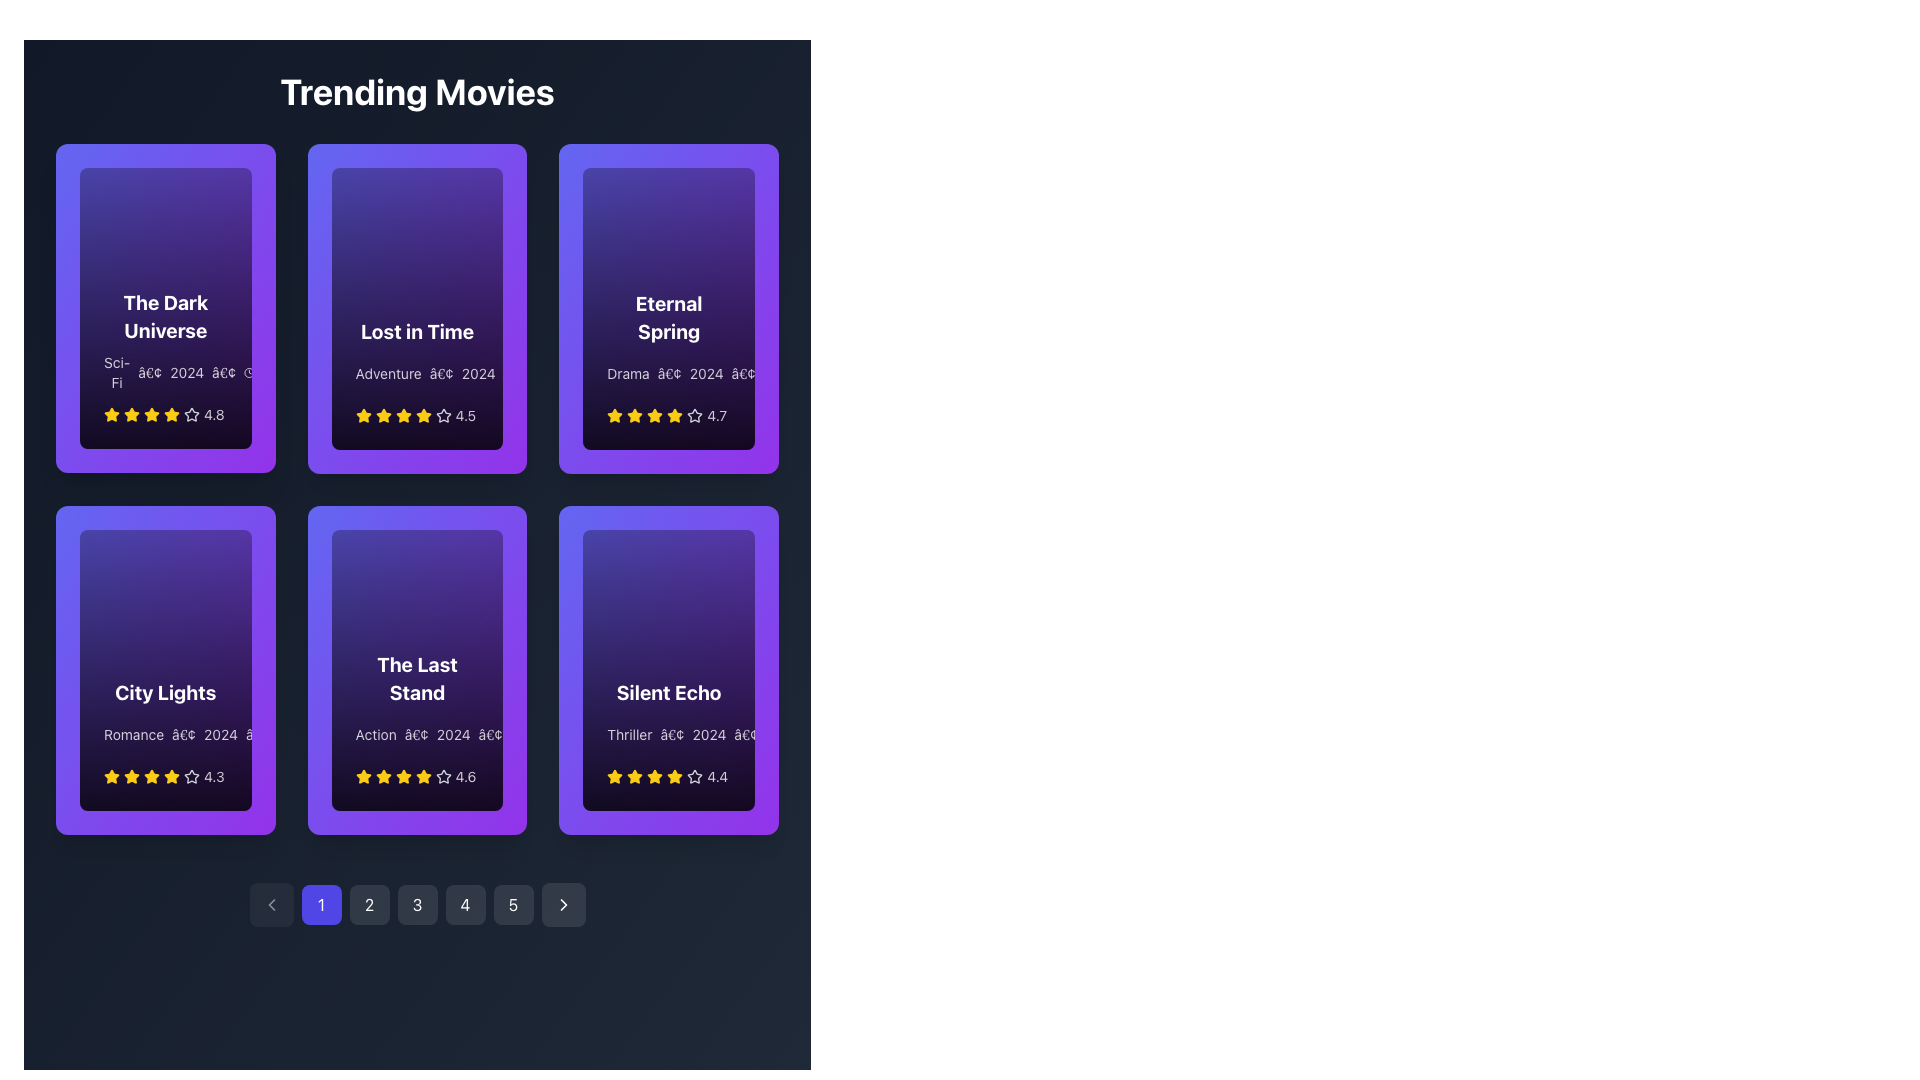 The image size is (1920, 1080). What do you see at coordinates (151, 414) in the screenshot?
I see `the second star in the rating system for the movie 'The Dark Universe'` at bounding box center [151, 414].